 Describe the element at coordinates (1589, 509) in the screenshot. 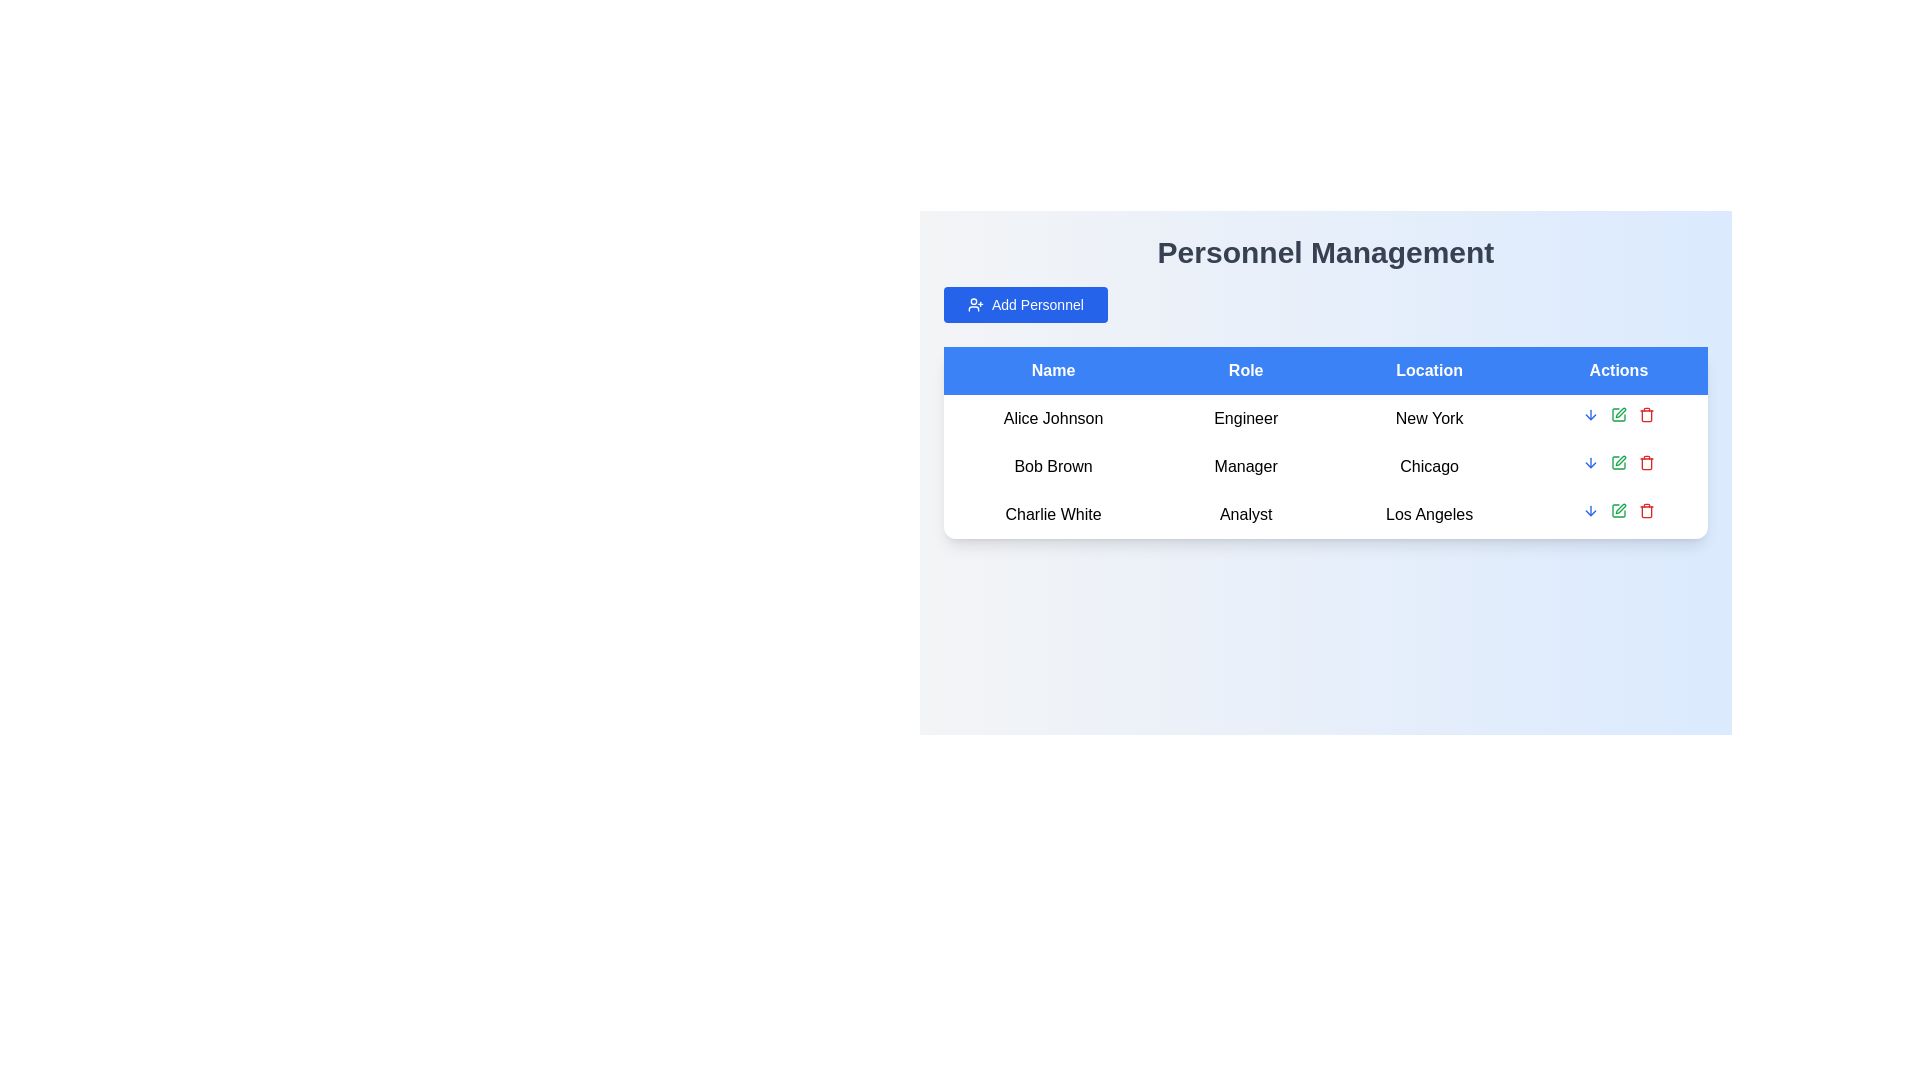

I see `the button in the third row of the 'Actions' column` at that location.